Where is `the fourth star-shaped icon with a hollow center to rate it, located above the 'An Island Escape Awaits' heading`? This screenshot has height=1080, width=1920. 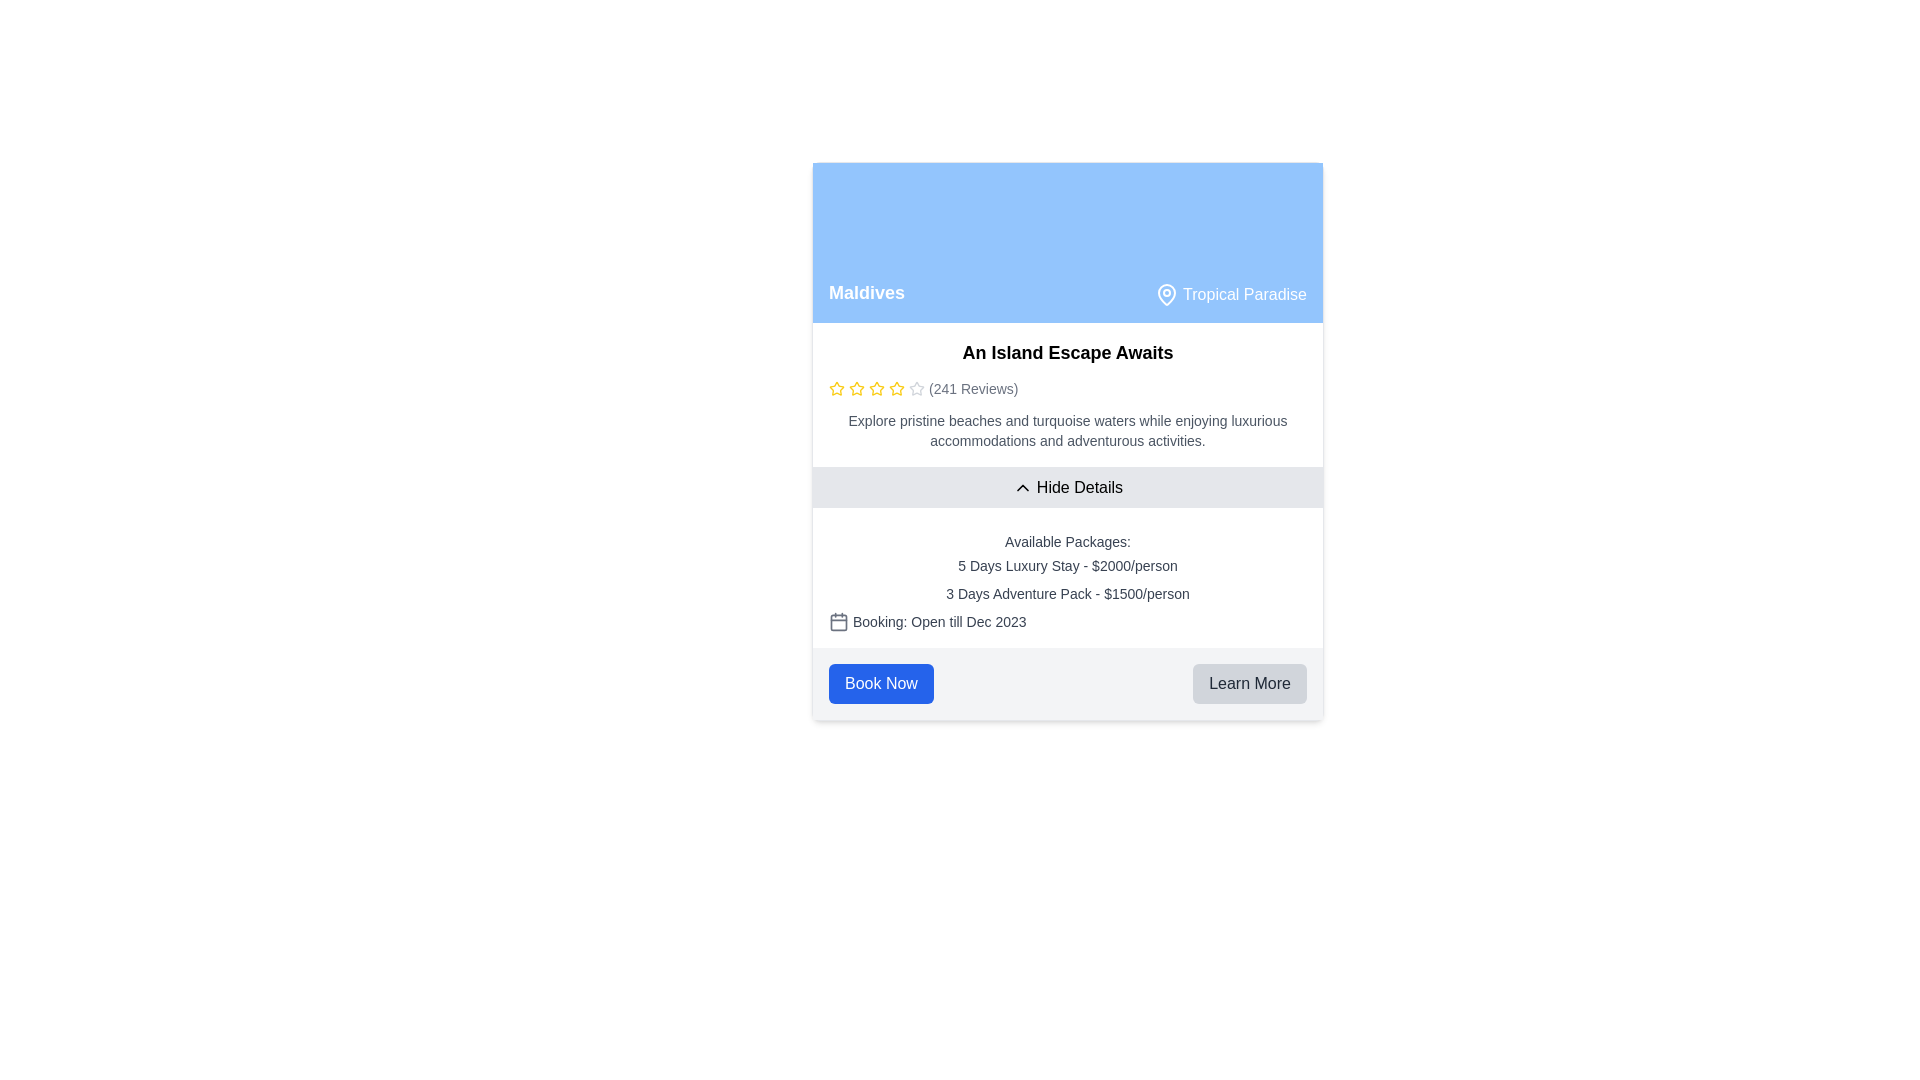 the fourth star-shaped icon with a hollow center to rate it, located above the 'An Island Escape Awaits' heading is located at coordinates (915, 388).